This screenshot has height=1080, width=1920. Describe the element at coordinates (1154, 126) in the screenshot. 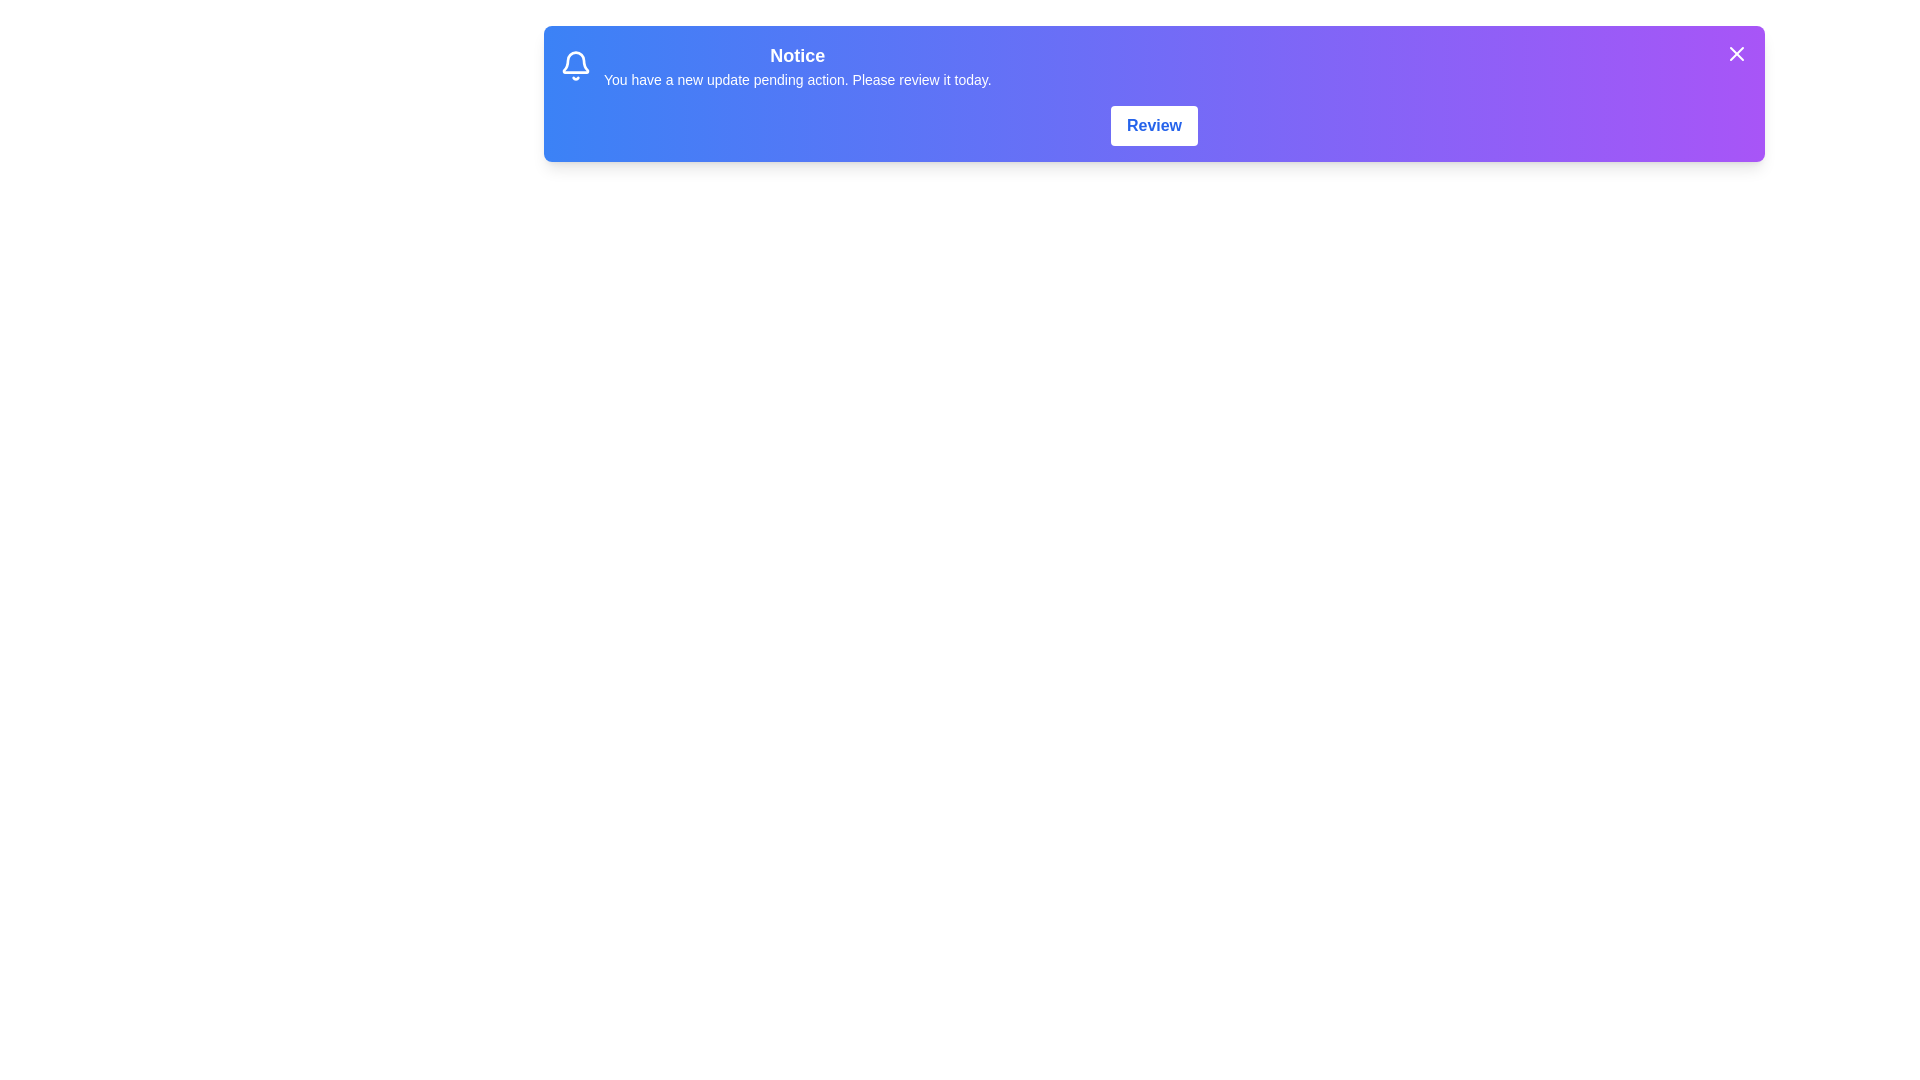

I see `the button on the notification banner that prompts the user to review the new update pending action` at that location.